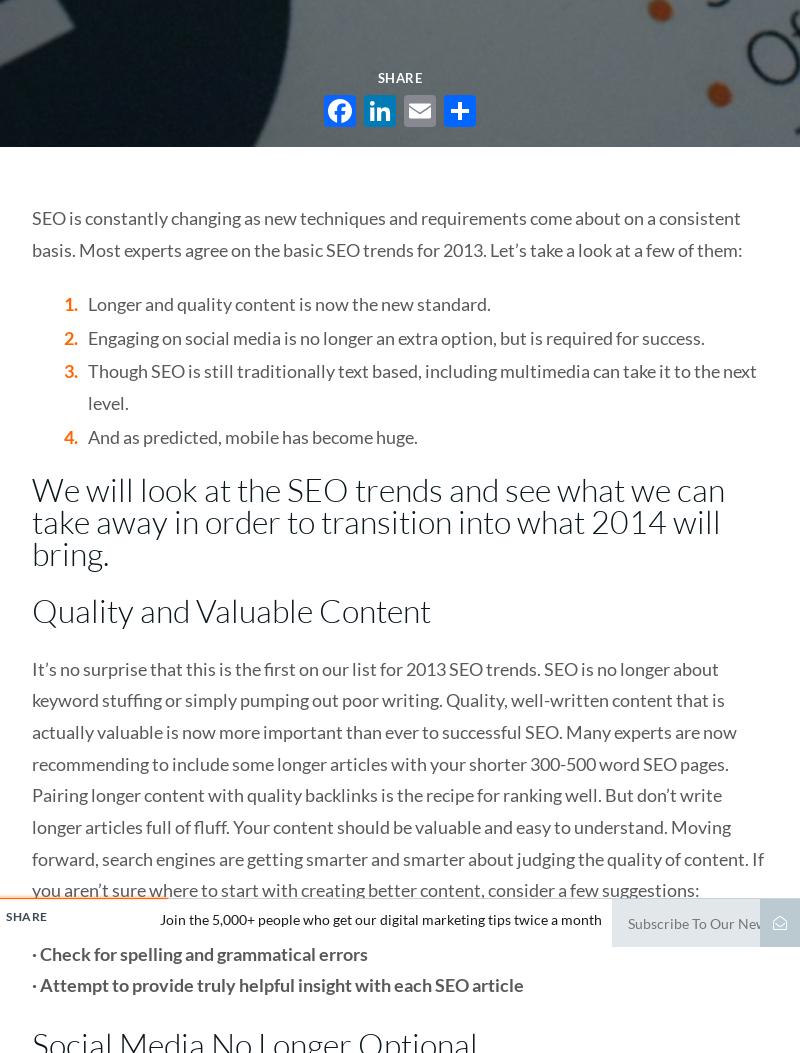 The image size is (800, 1053). I want to click on 'And as predicted, mobile has become huge.', so click(251, 435).